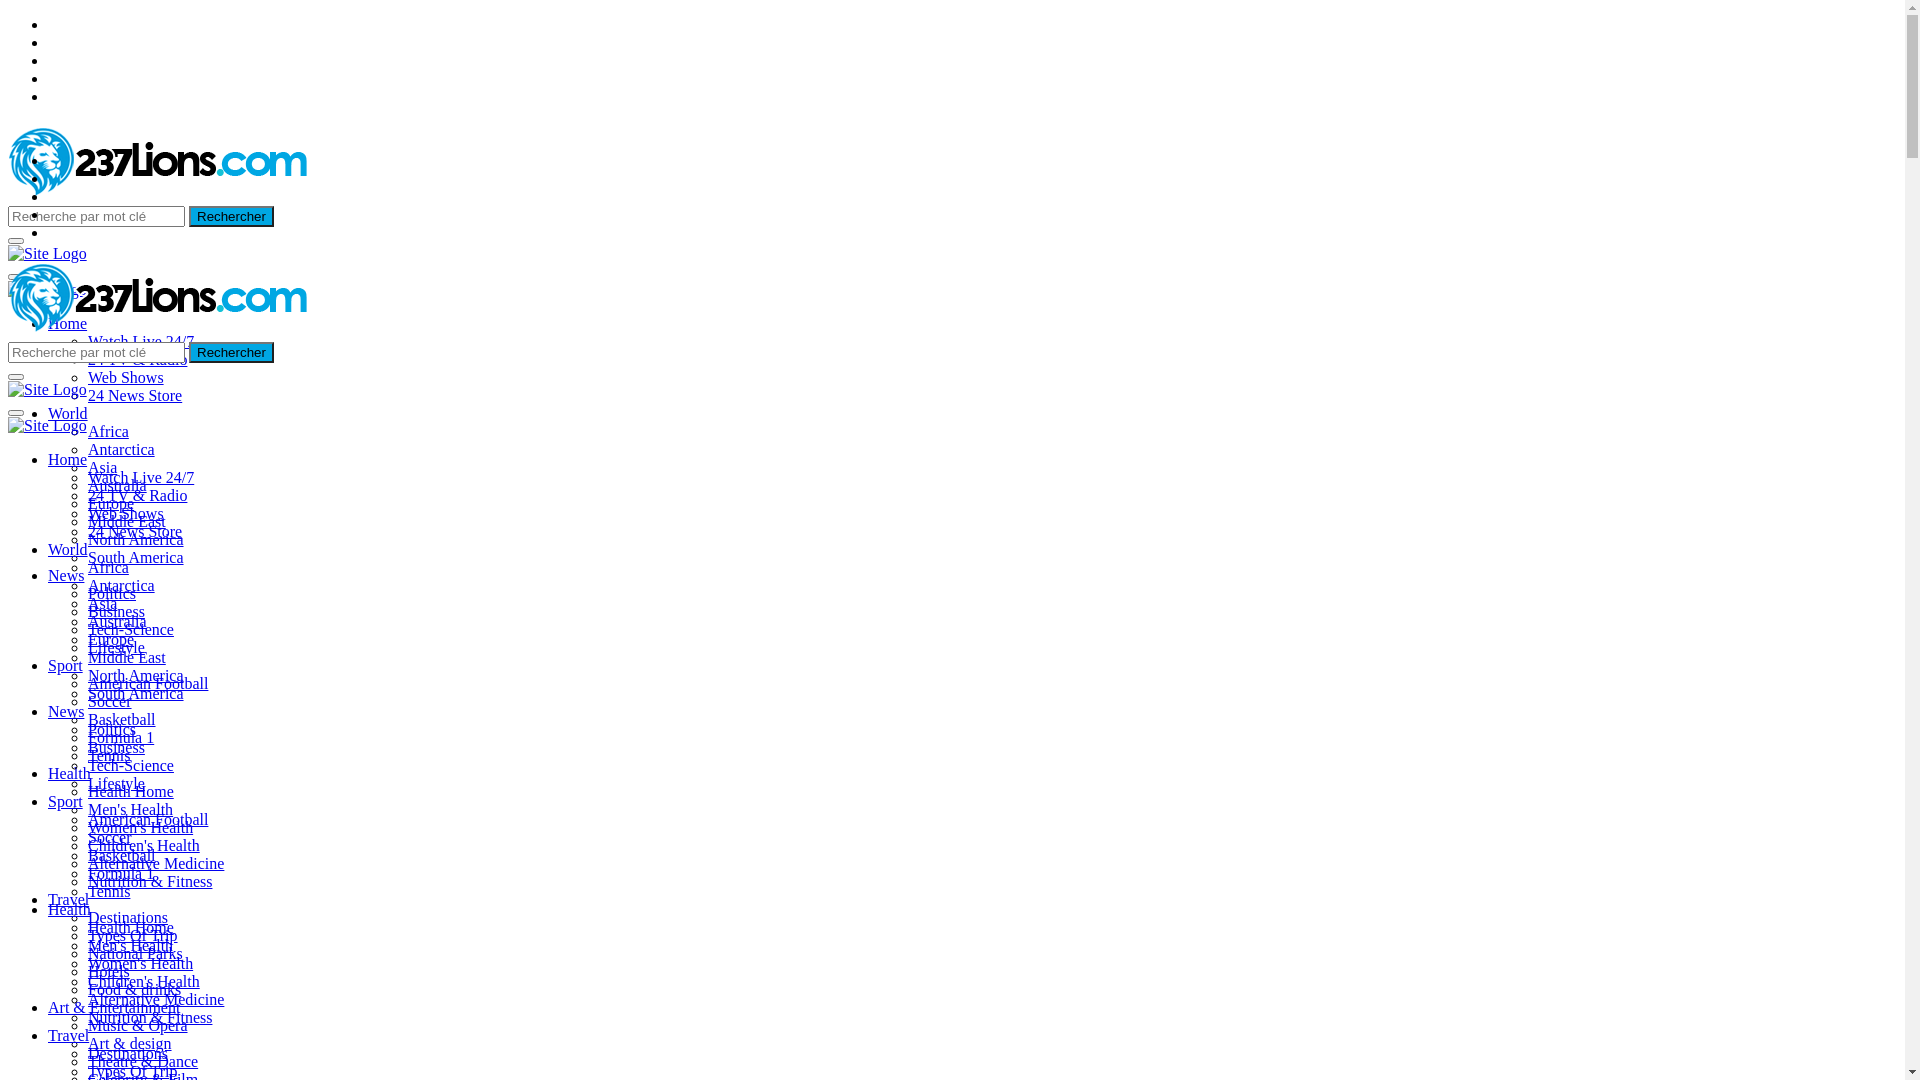  I want to click on 'Basketball', so click(120, 718).